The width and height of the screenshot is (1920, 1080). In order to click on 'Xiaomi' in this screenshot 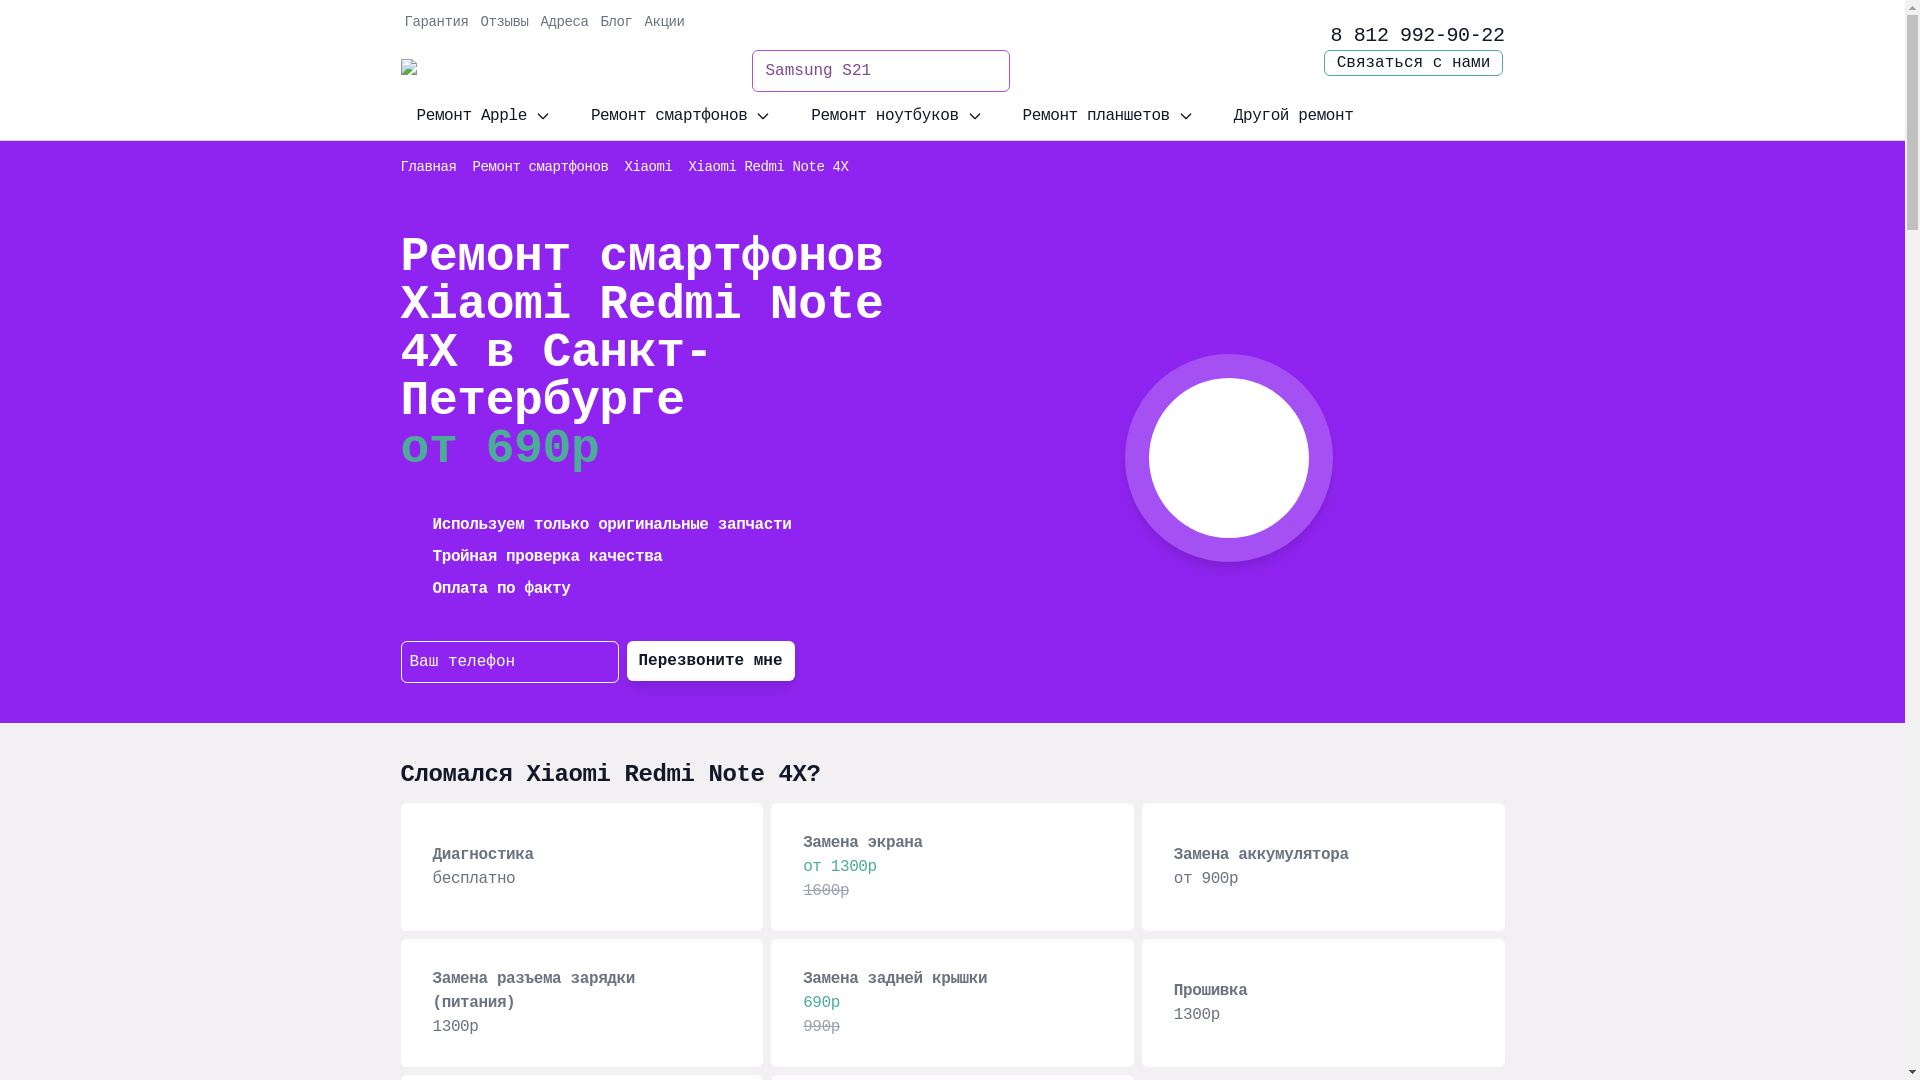, I will do `click(648, 165)`.